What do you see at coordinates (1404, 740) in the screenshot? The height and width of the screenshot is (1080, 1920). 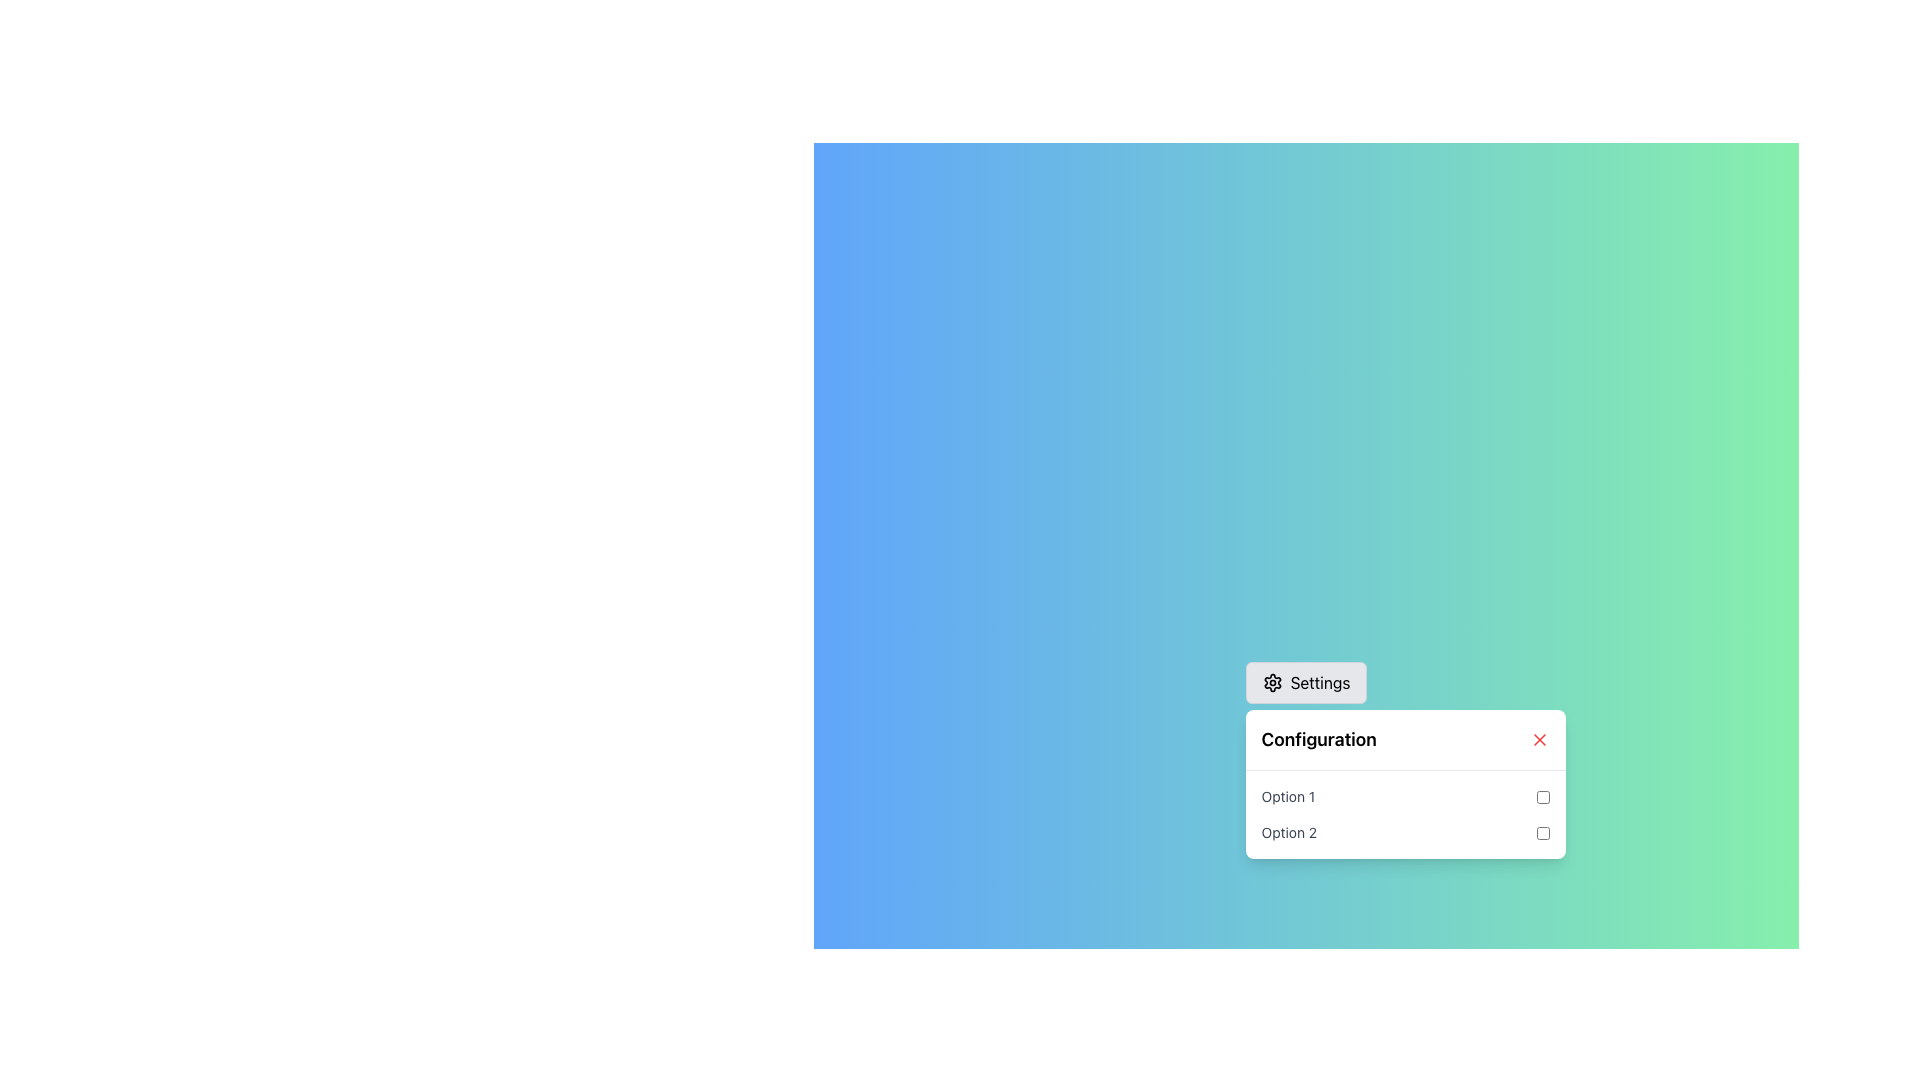 I see `the 'Configuration' header section within the dropdown menu that includes a closing button represented by a red 'X' icon` at bounding box center [1404, 740].